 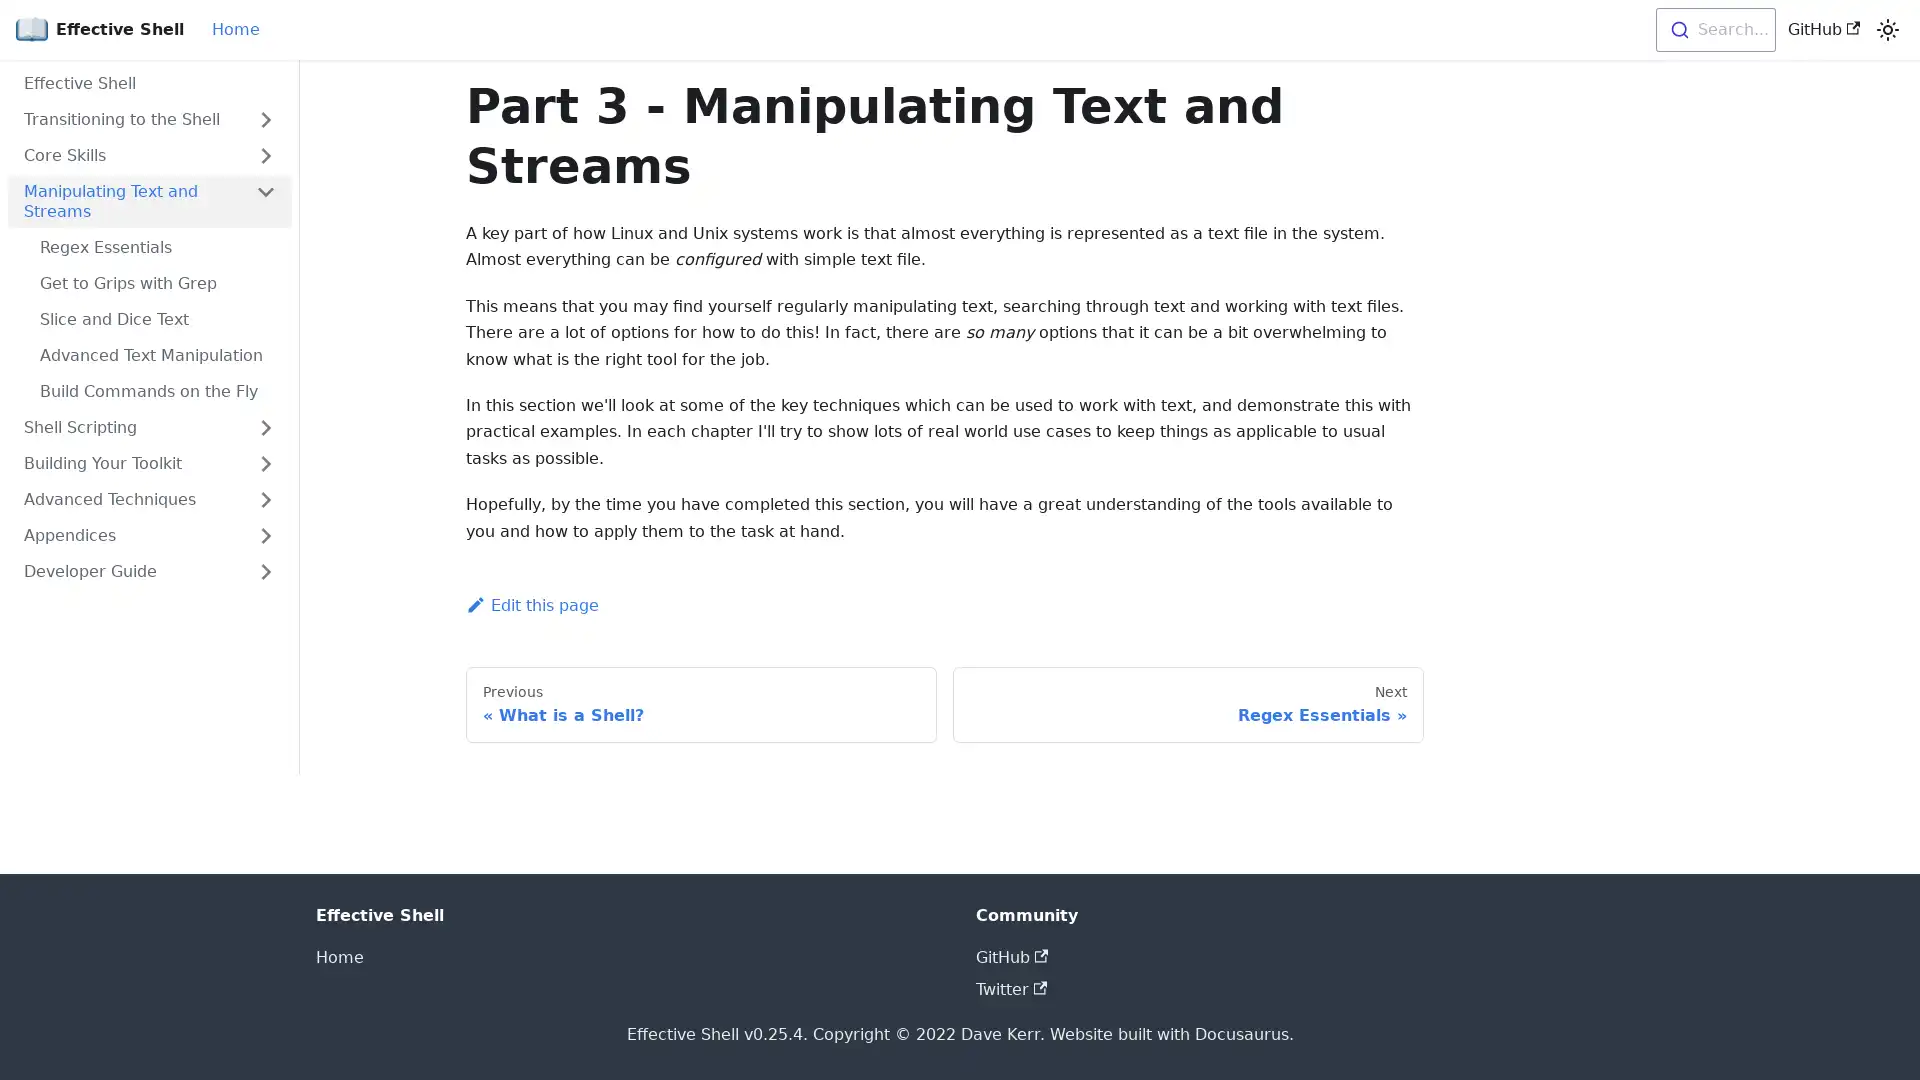 I want to click on Search..., so click(x=1713, y=30).